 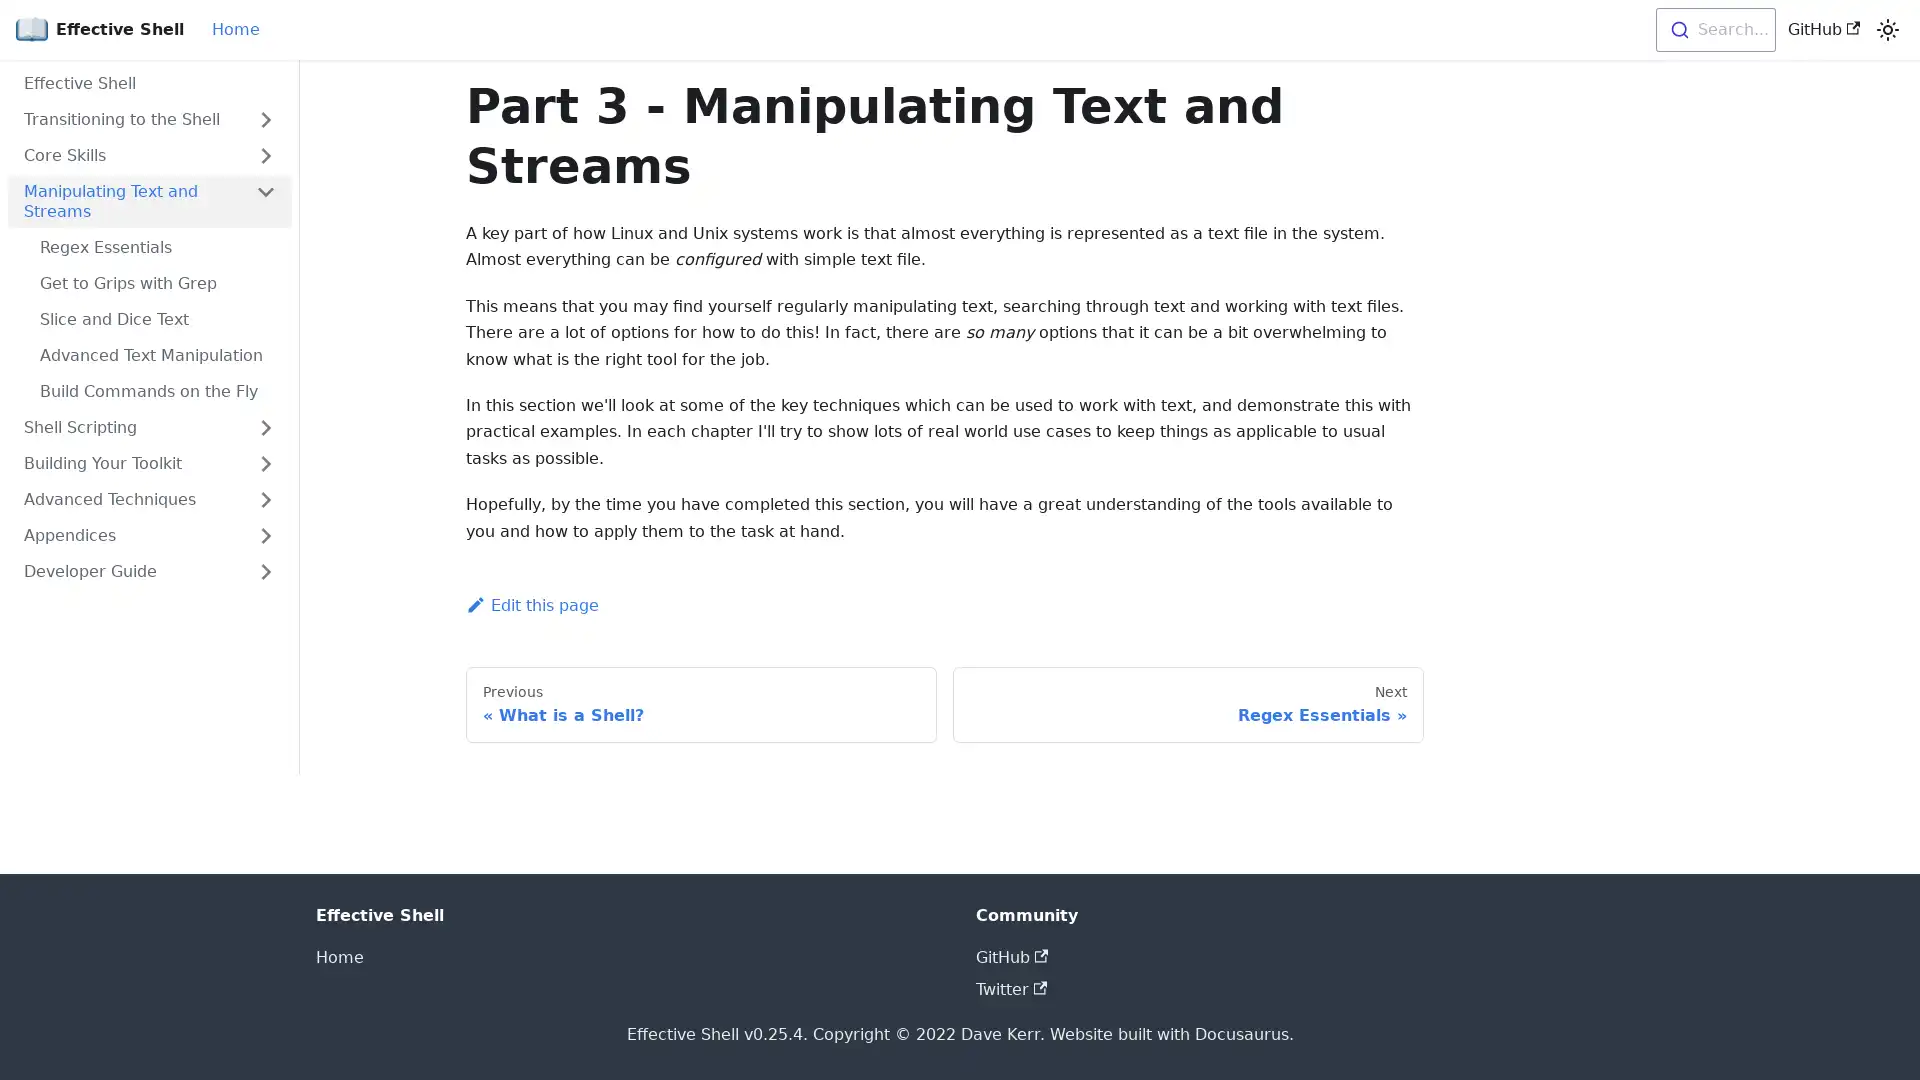 I want to click on Search..., so click(x=1713, y=30).